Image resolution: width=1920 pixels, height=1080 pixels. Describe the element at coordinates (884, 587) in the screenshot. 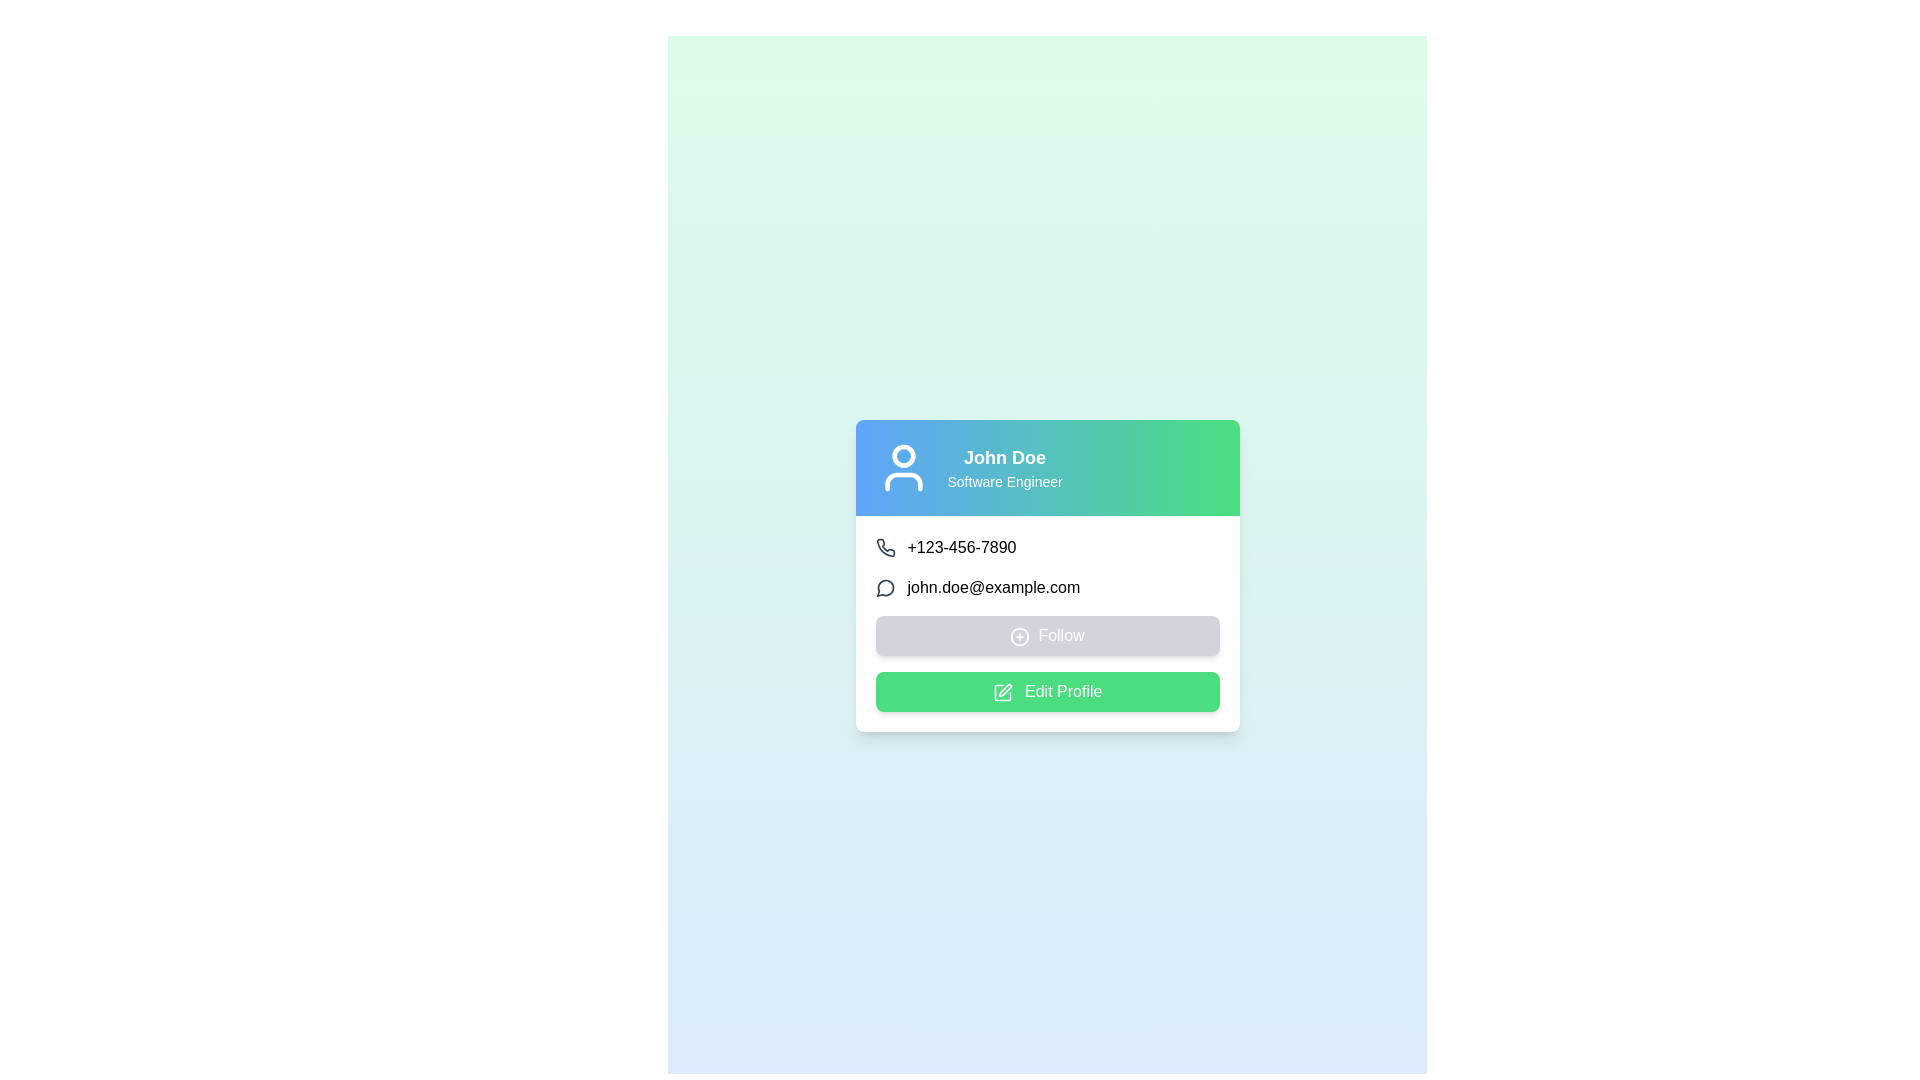

I see `the comment or messaging icon located on the left side of the contact information section, aligned with the phone number and email address` at that location.